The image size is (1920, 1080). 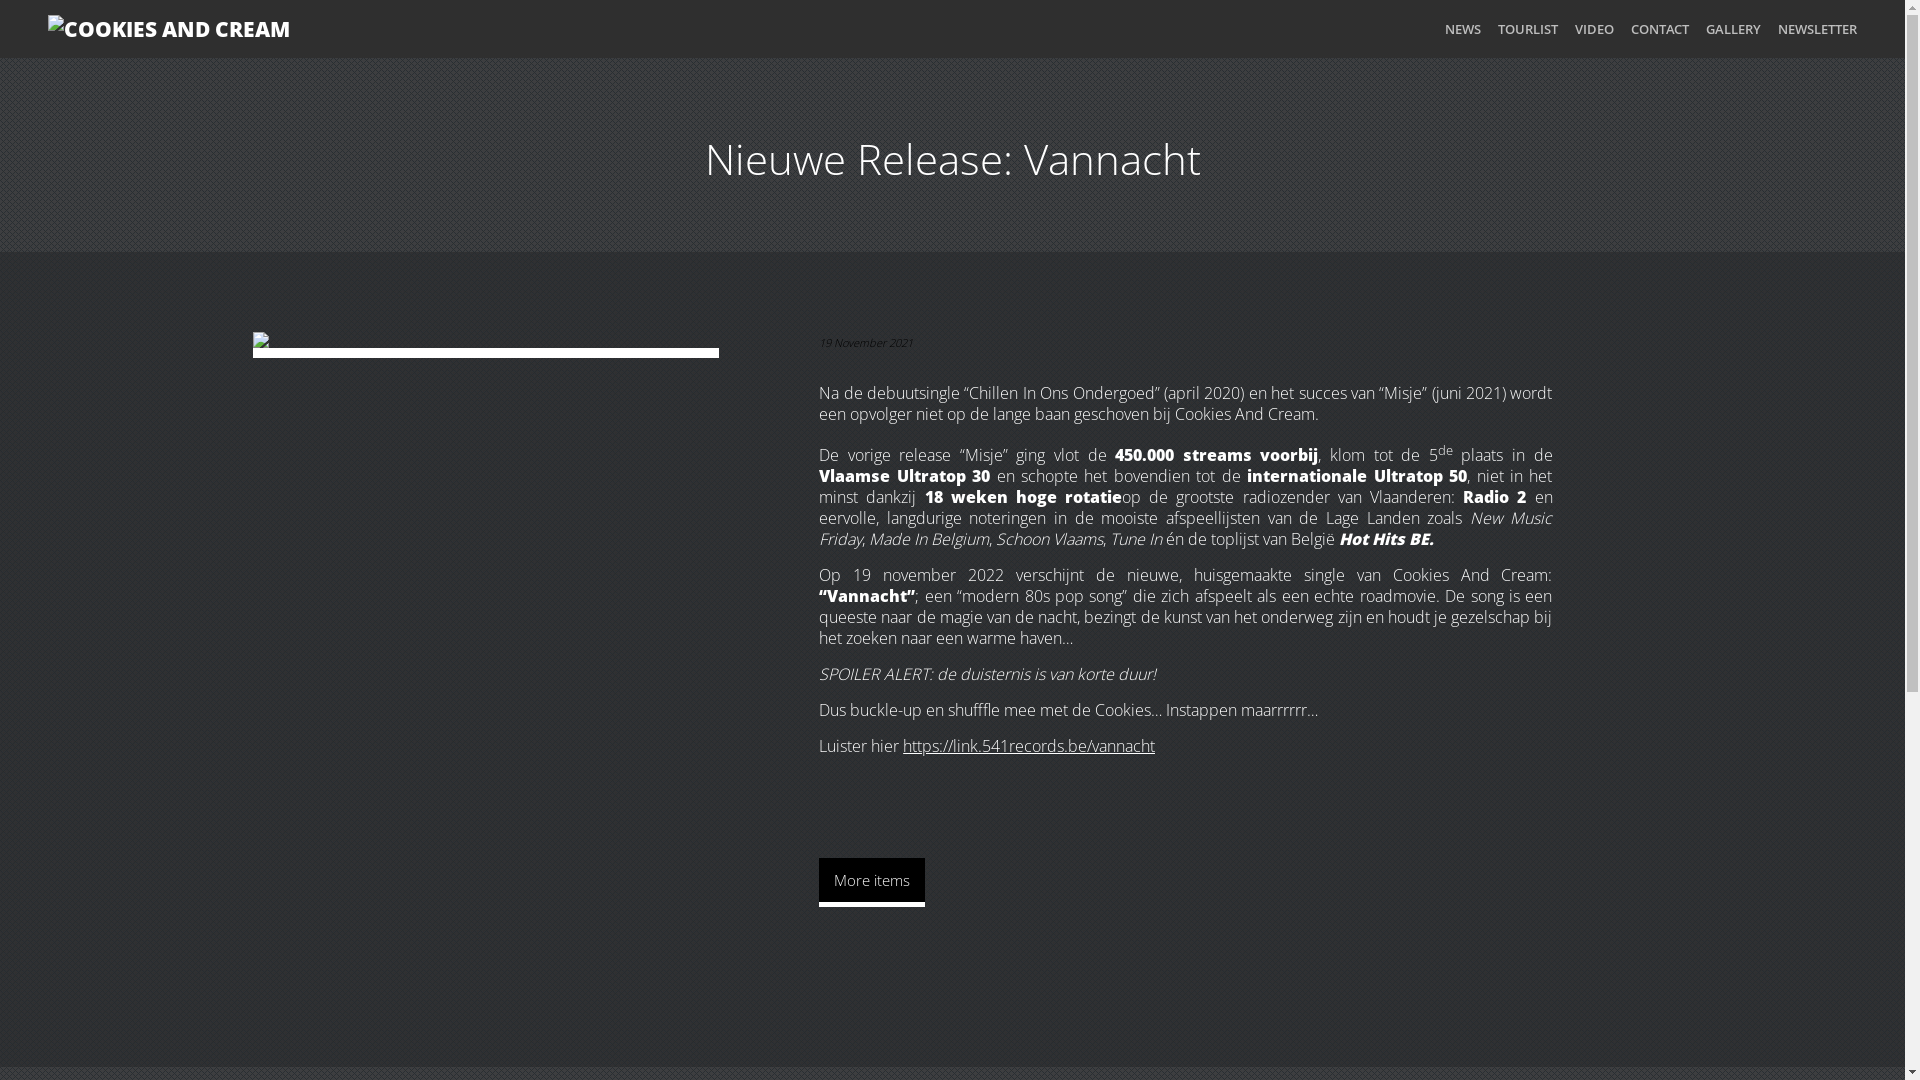 I want to click on 'CONTACT', so click(x=1660, y=29).